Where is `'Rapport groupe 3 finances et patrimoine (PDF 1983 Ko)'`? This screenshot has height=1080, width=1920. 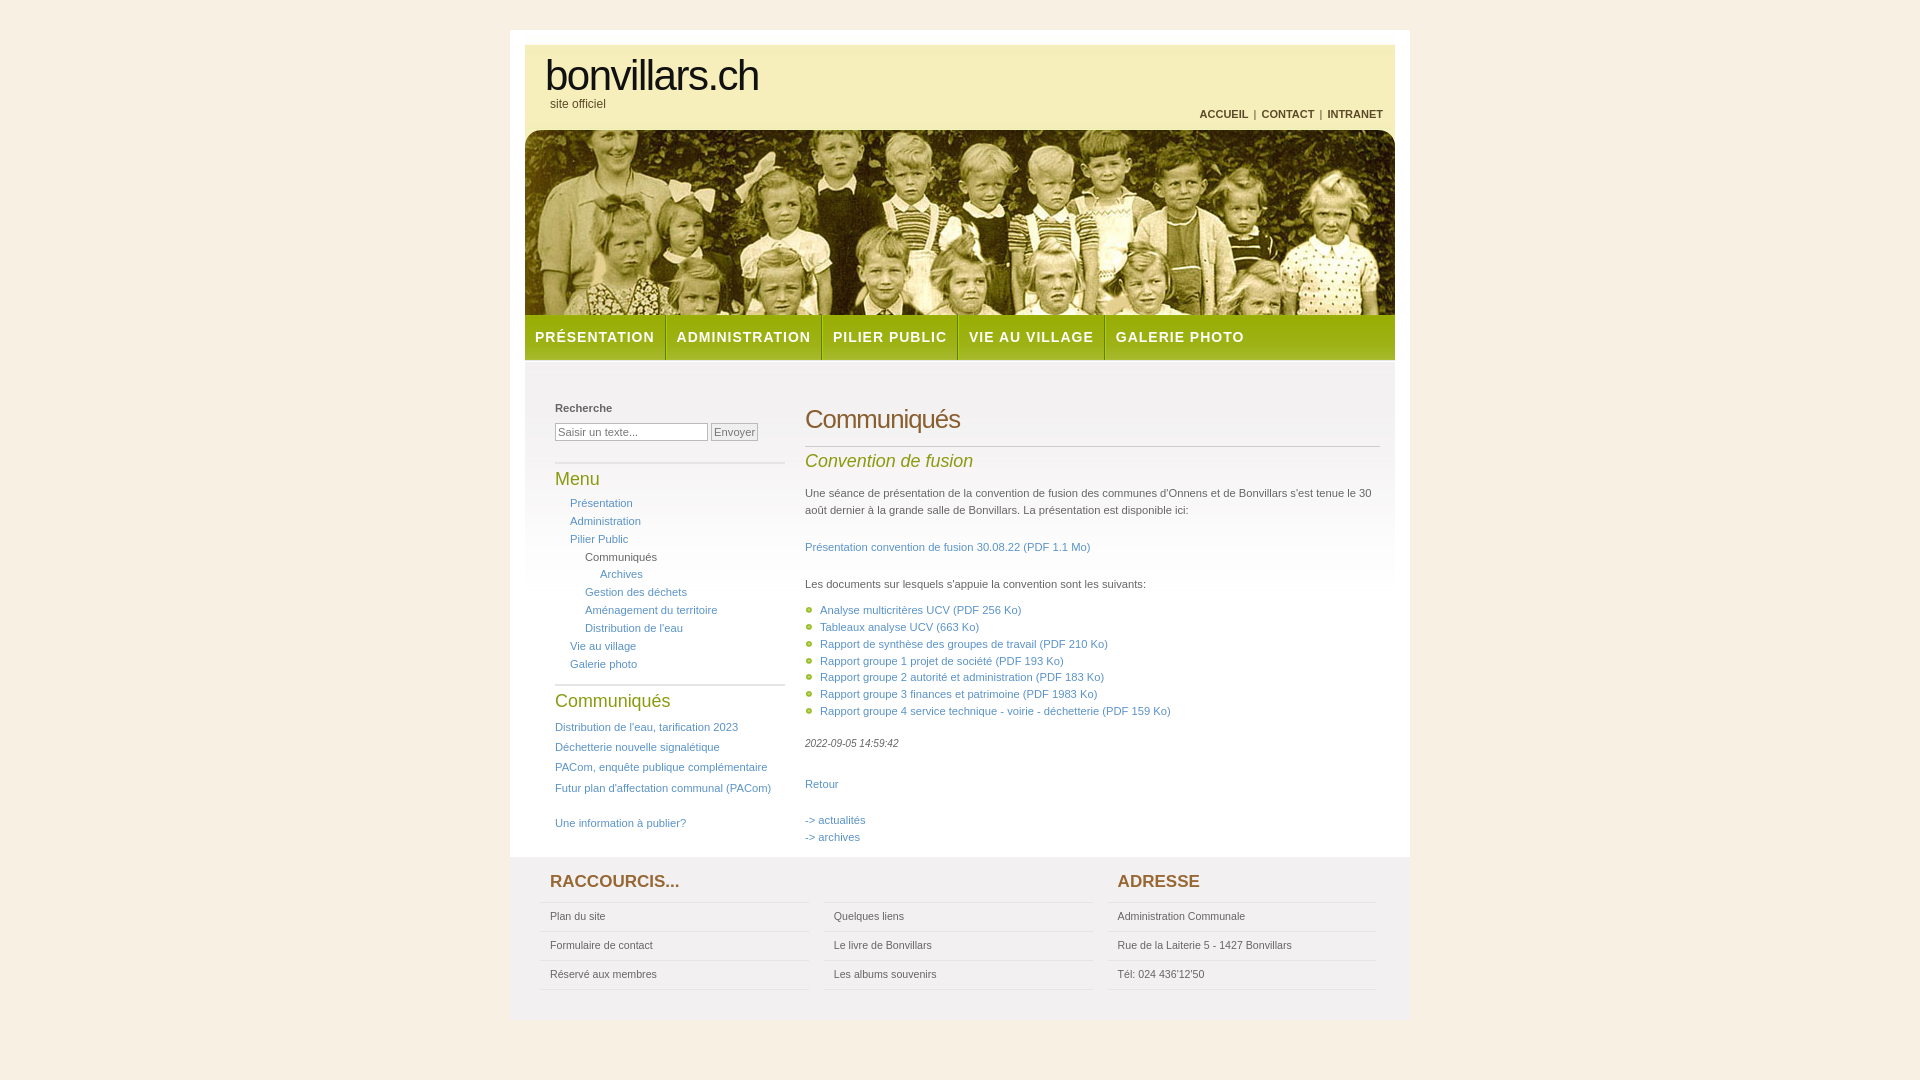 'Rapport groupe 3 finances et patrimoine (PDF 1983 Ko)' is located at coordinates (957, 693).